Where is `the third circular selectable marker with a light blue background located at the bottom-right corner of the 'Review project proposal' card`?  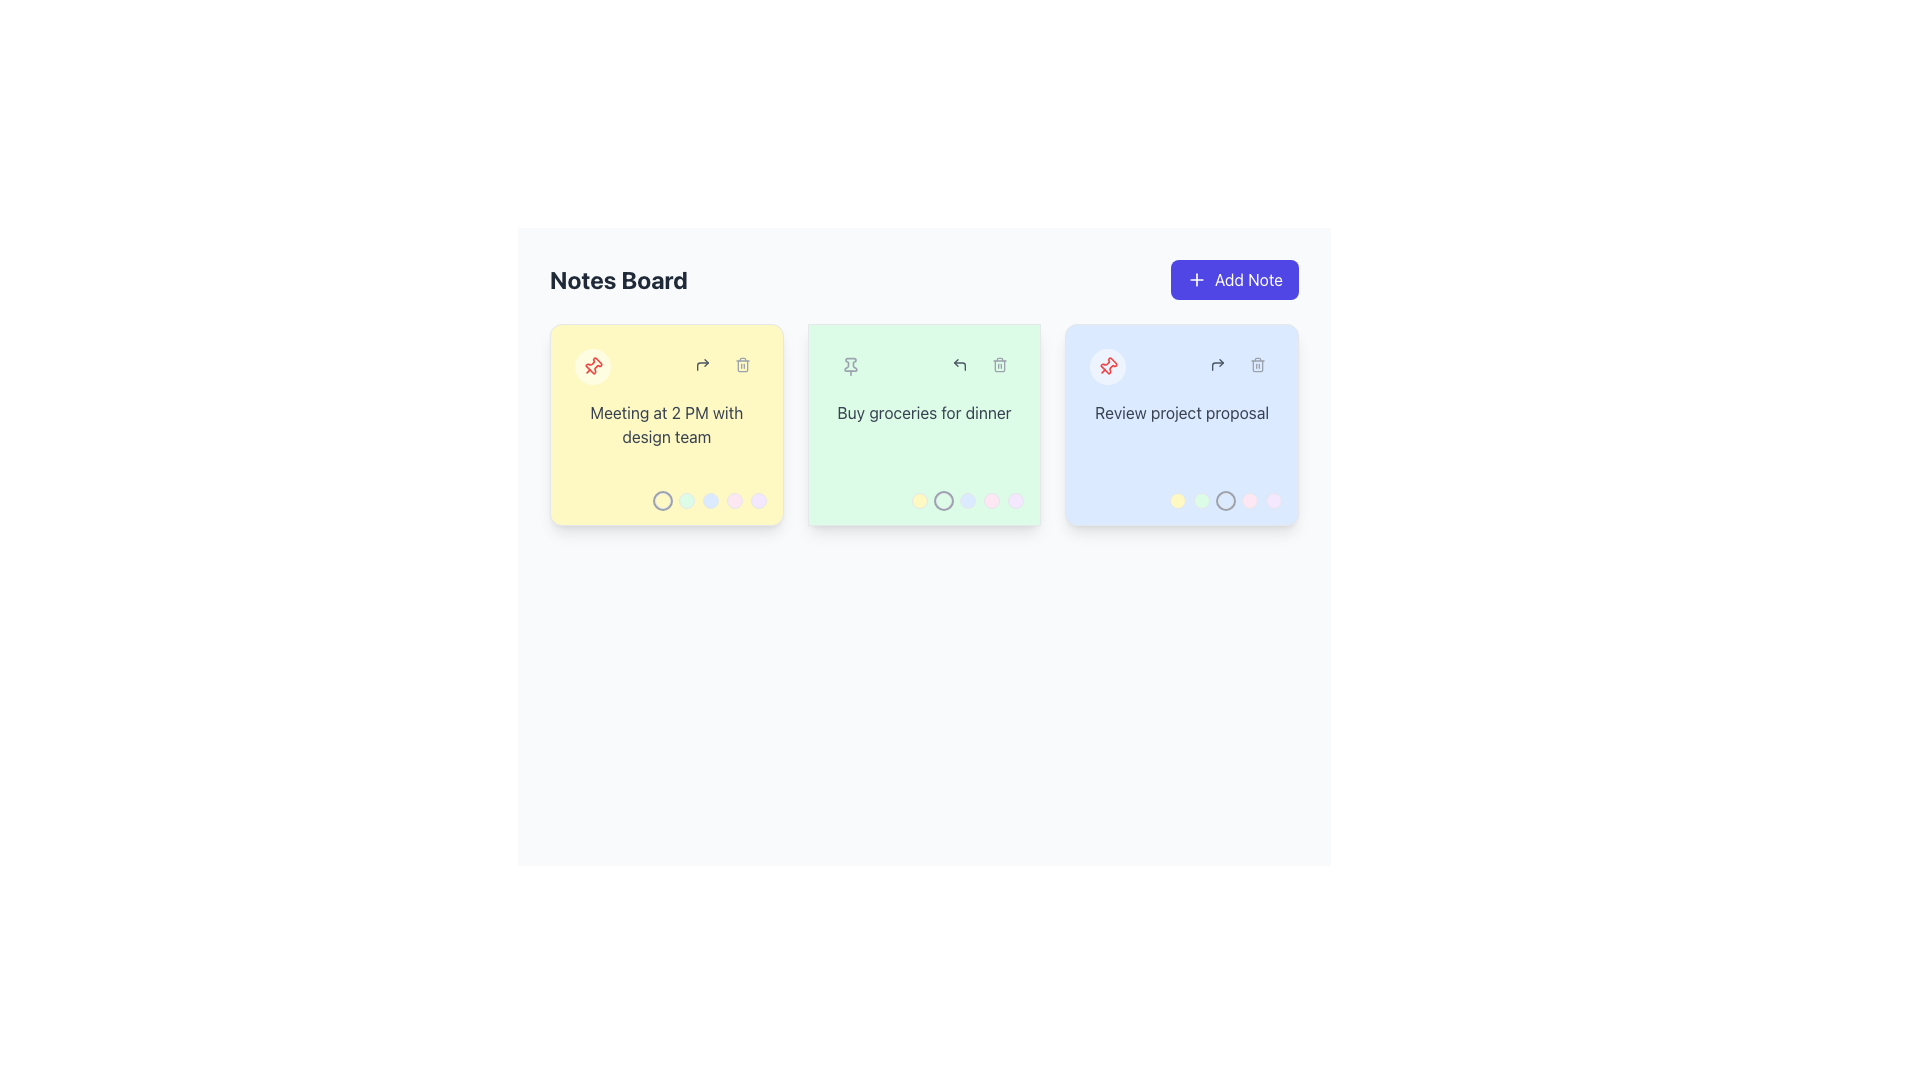
the third circular selectable marker with a light blue background located at the bottom-right corner of the 'Review project proposal' card is located at coordinates (1224, 500).